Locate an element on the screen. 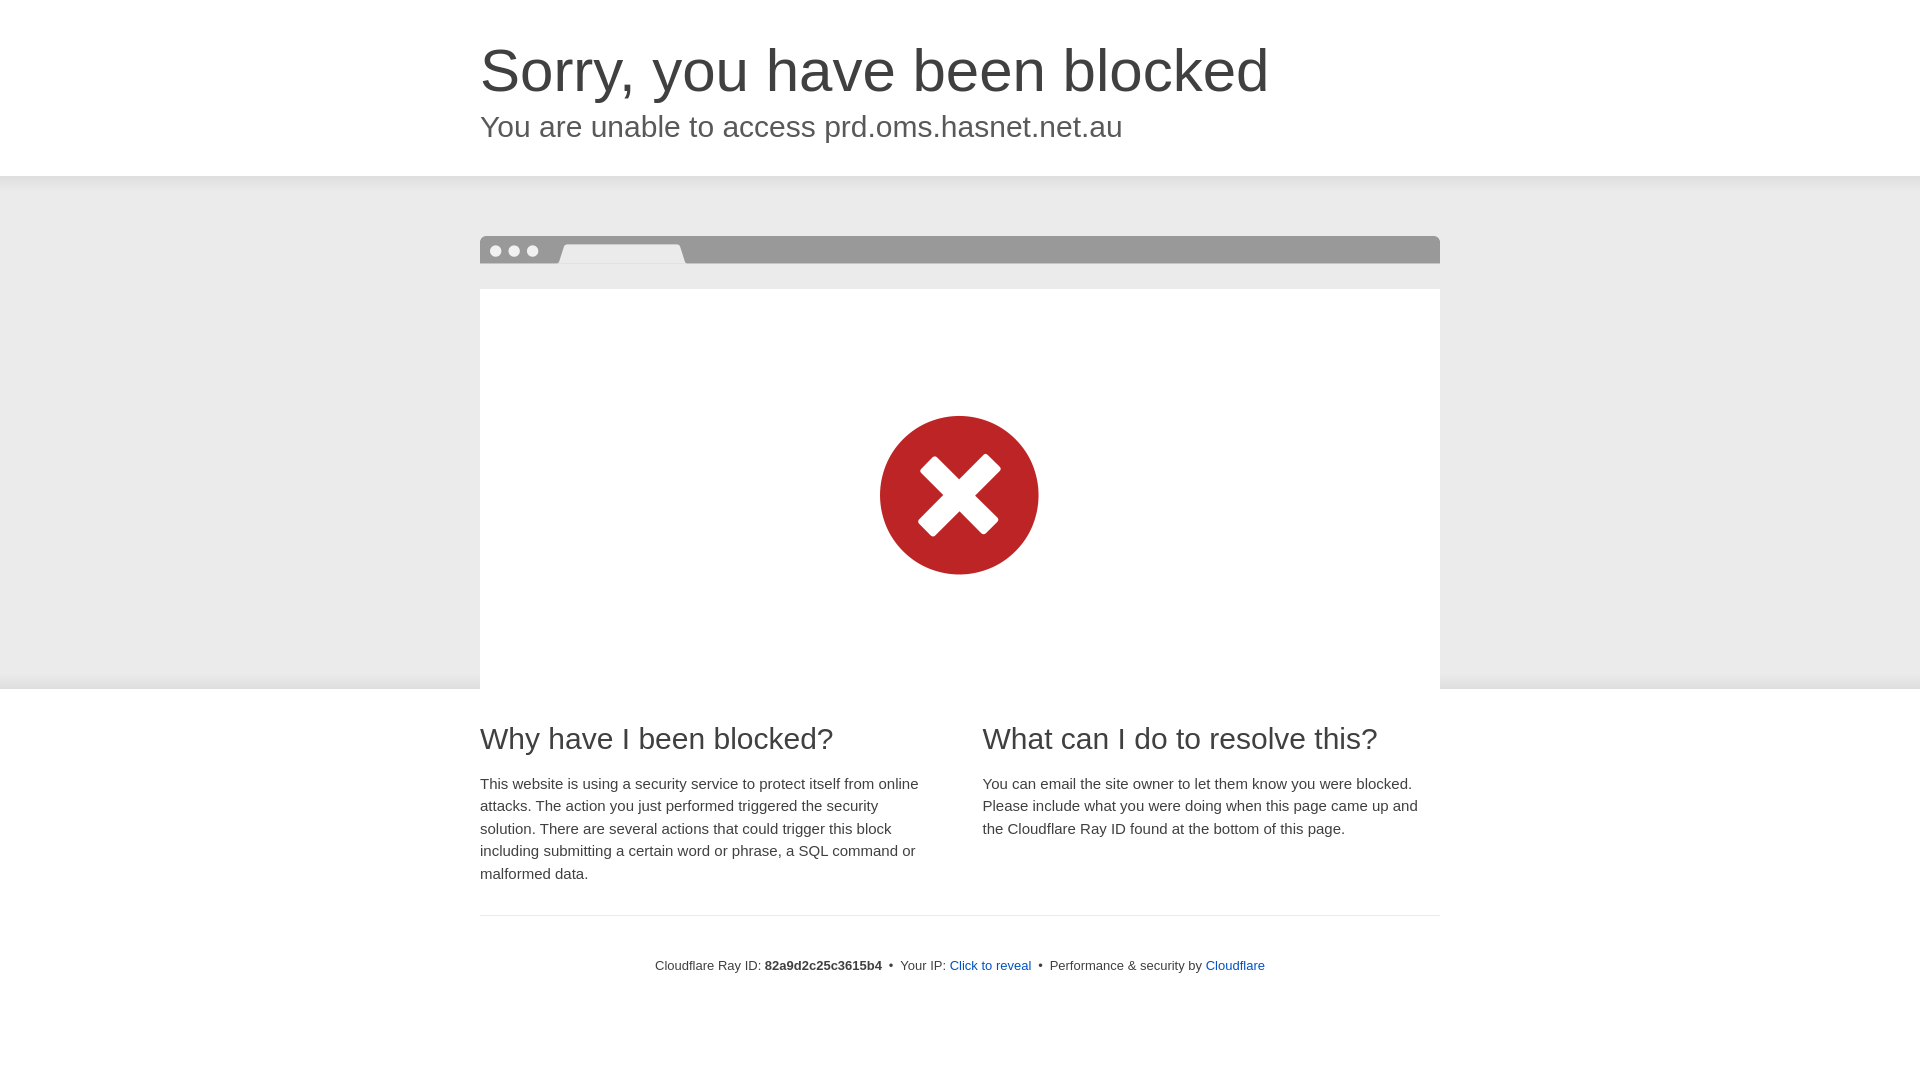  'Click to reveal' is located at coordinates (949, 964).